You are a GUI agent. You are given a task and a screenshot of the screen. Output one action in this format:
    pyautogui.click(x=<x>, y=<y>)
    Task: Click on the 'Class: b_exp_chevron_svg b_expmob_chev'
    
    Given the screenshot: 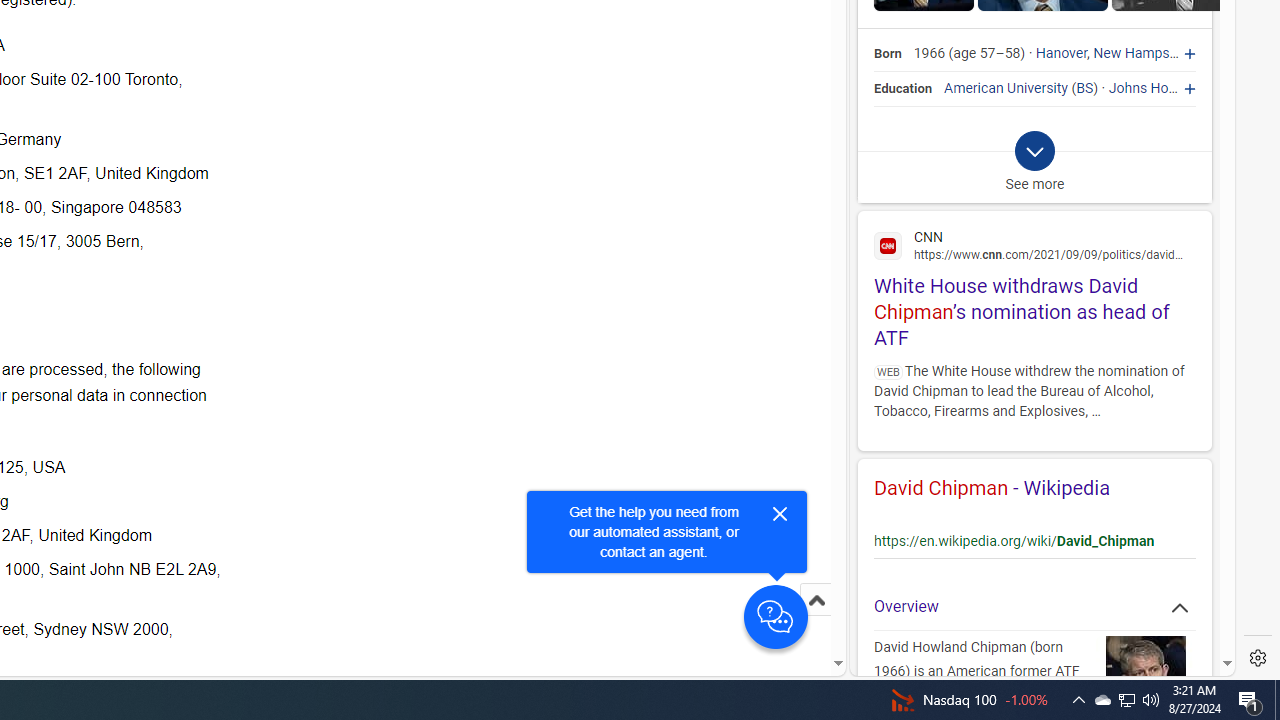 What is the action you would take?
    pyautogui.click(x=1034, y=150)
    